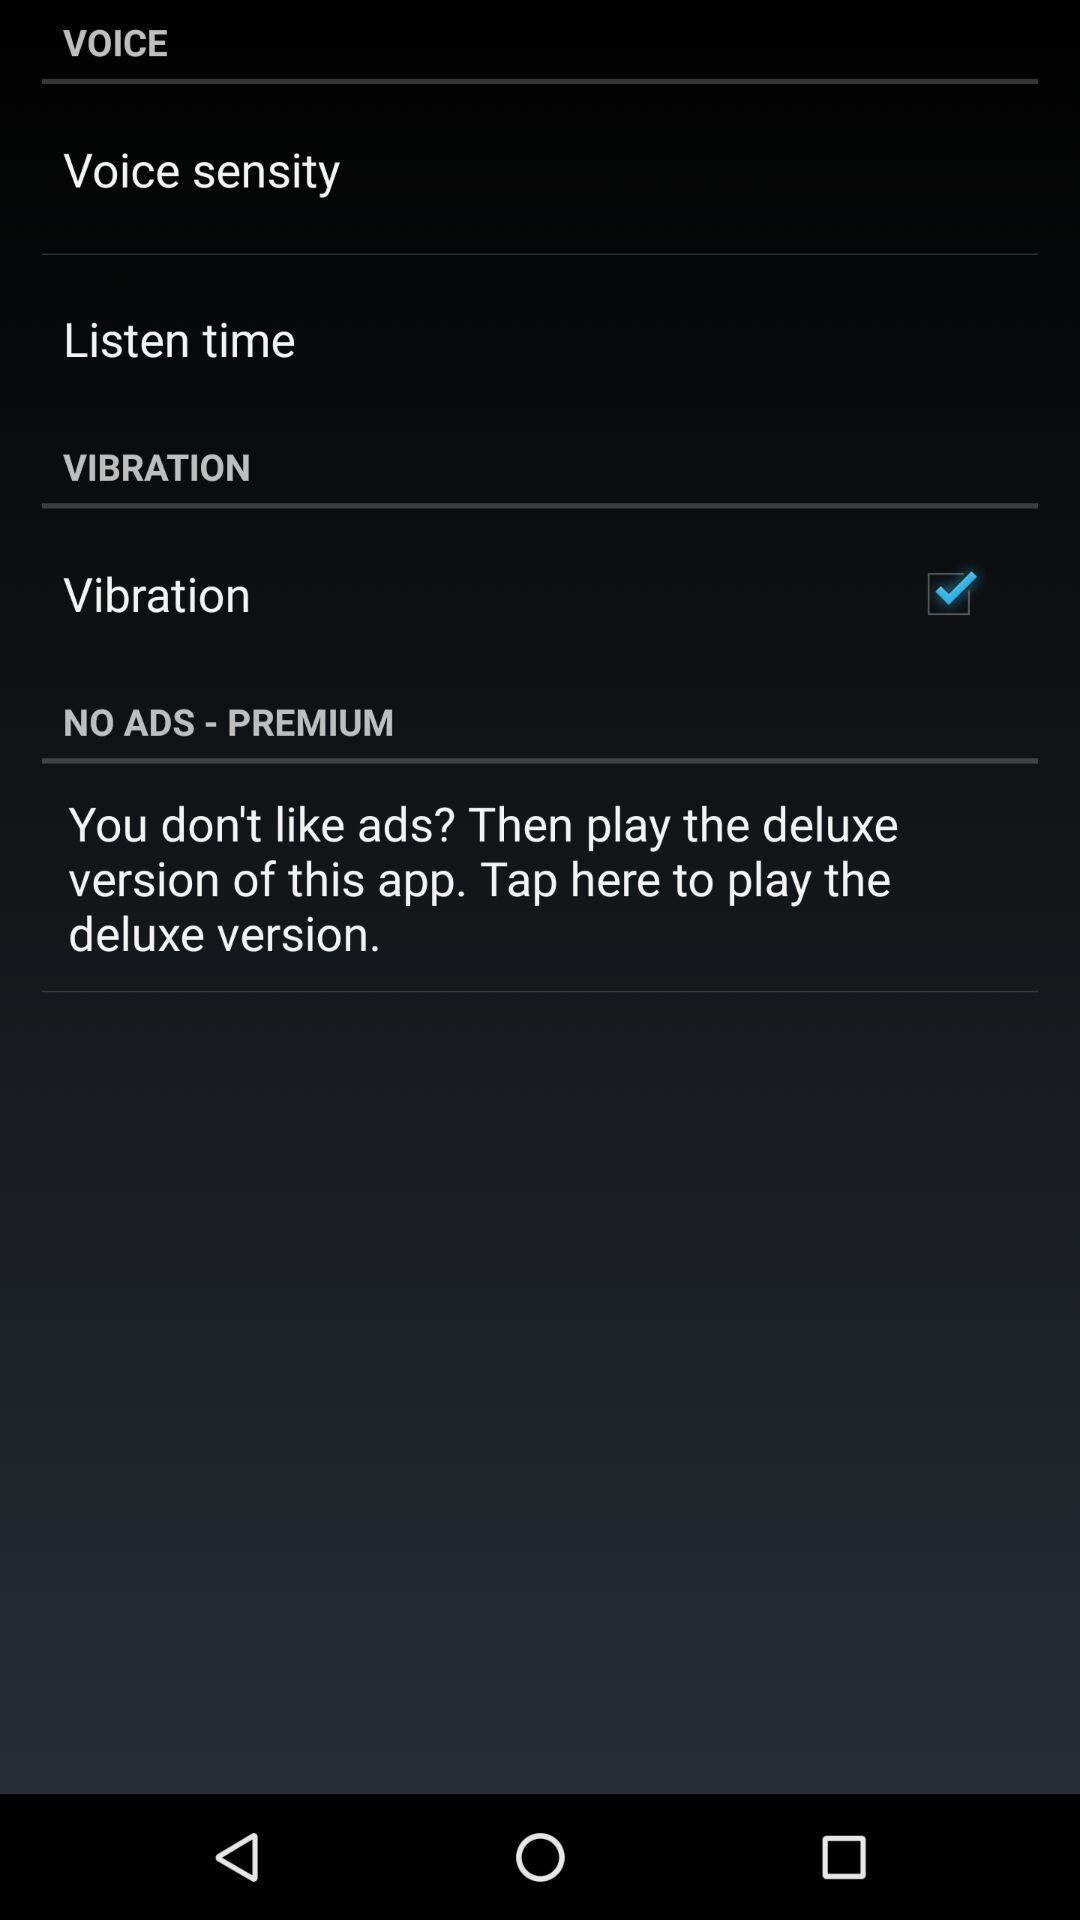 The image size is (1080, 1920). What do you see at coordinates (201, 169) in the screenshot?
I see `the app below voice item` at bounding box center [201, 169].